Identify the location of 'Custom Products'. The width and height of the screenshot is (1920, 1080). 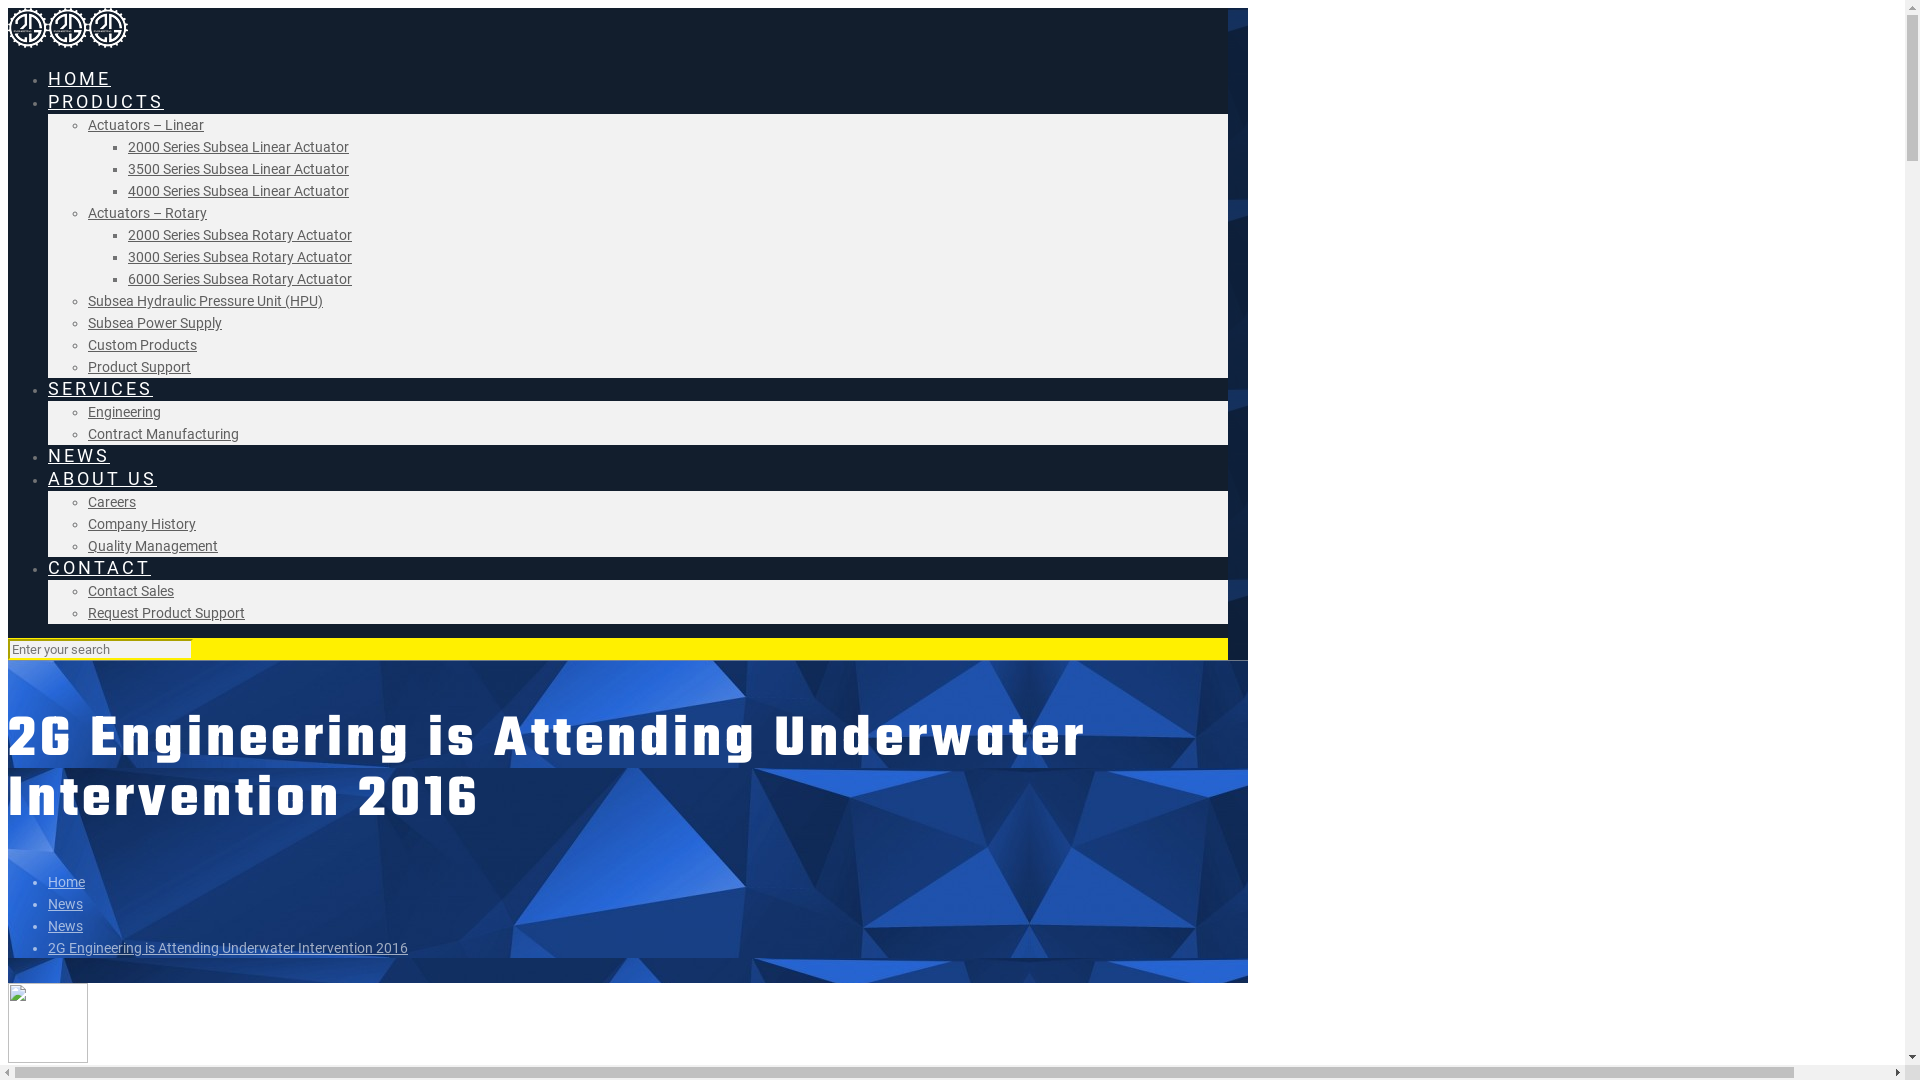
(141, 343).